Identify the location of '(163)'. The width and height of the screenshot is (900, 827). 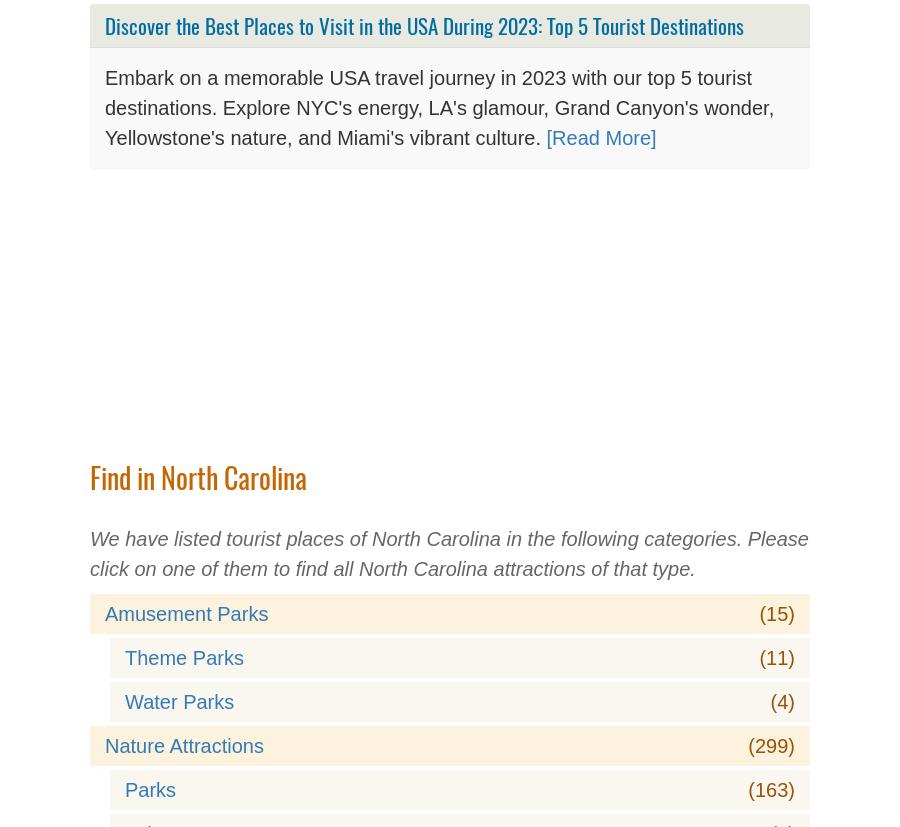
(770, 790).